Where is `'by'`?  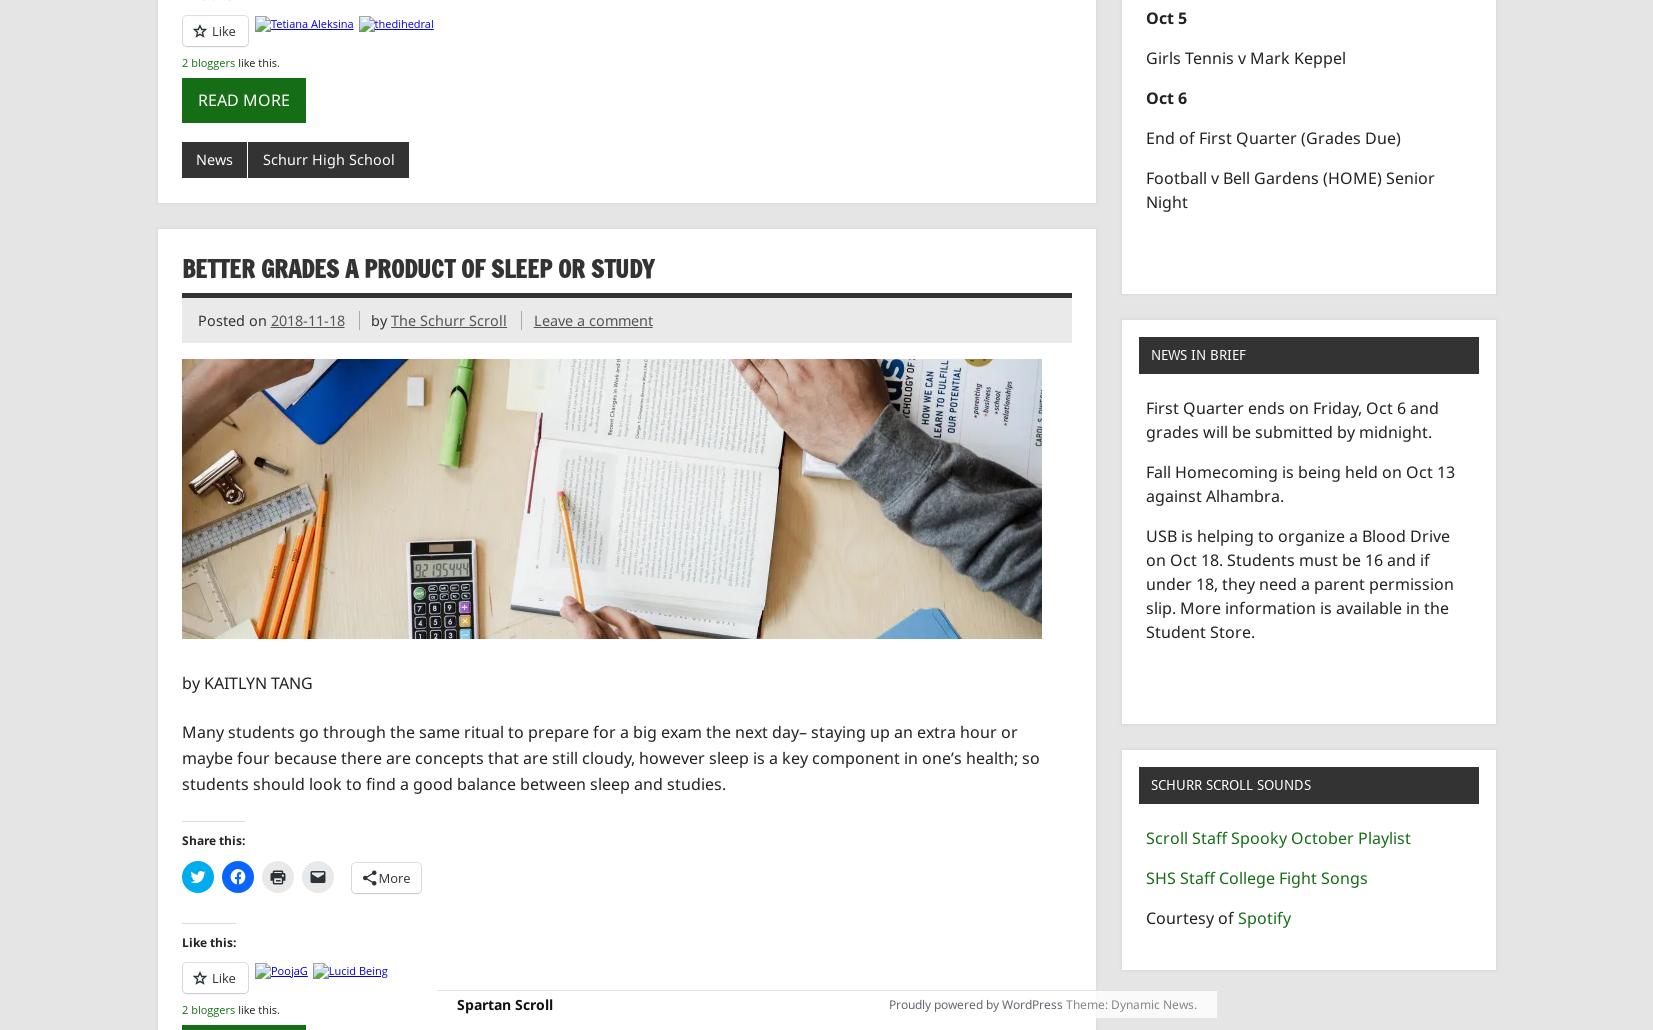 'by' is located at coordinates (380, 318).